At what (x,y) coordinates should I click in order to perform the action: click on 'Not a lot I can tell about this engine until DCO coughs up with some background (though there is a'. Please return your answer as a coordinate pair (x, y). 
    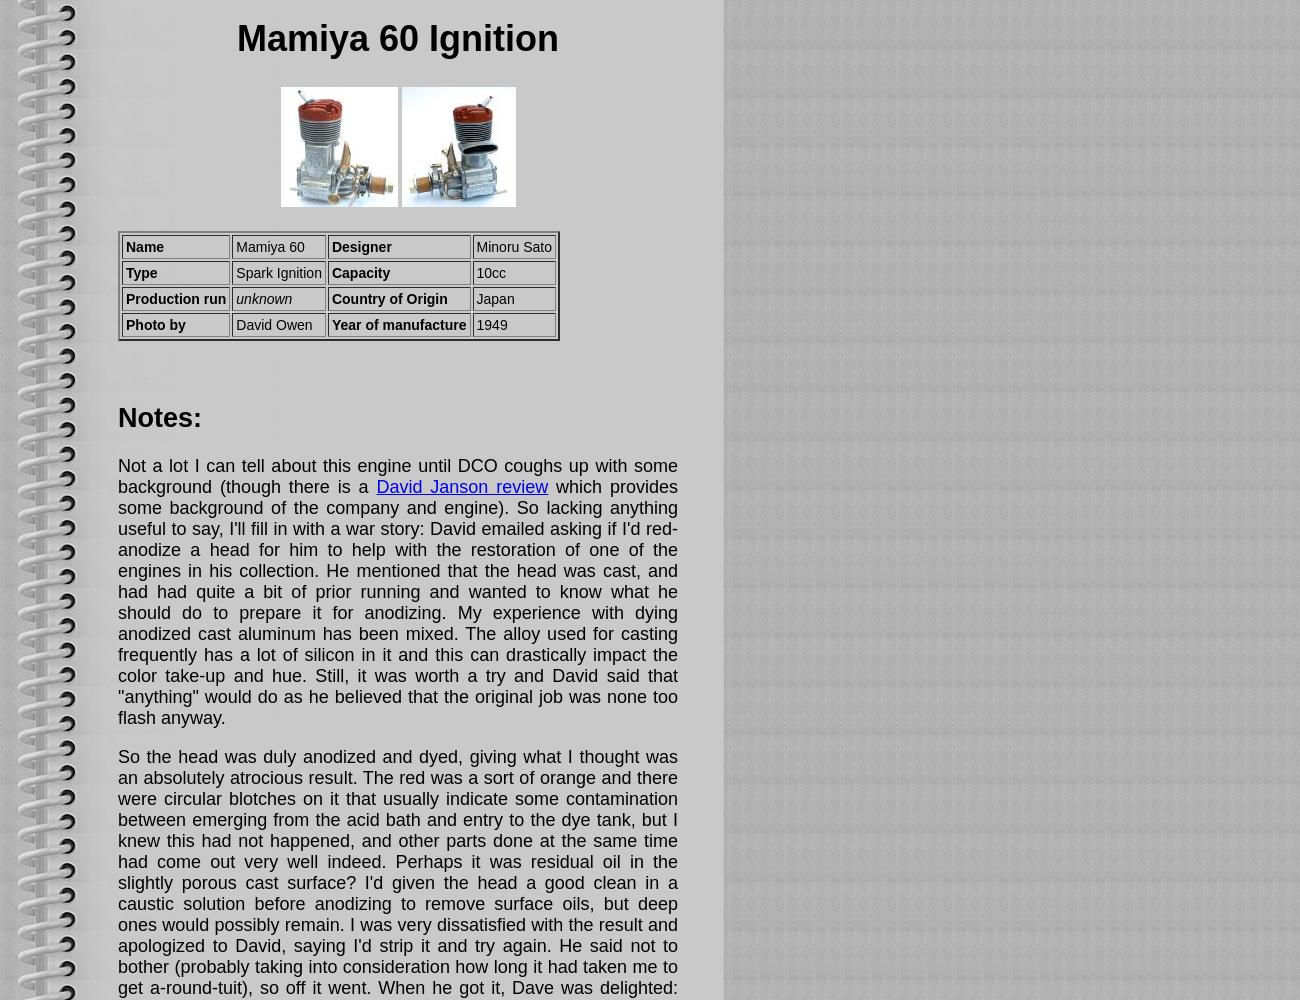
    Looking at the image, I should click on (398, 474).